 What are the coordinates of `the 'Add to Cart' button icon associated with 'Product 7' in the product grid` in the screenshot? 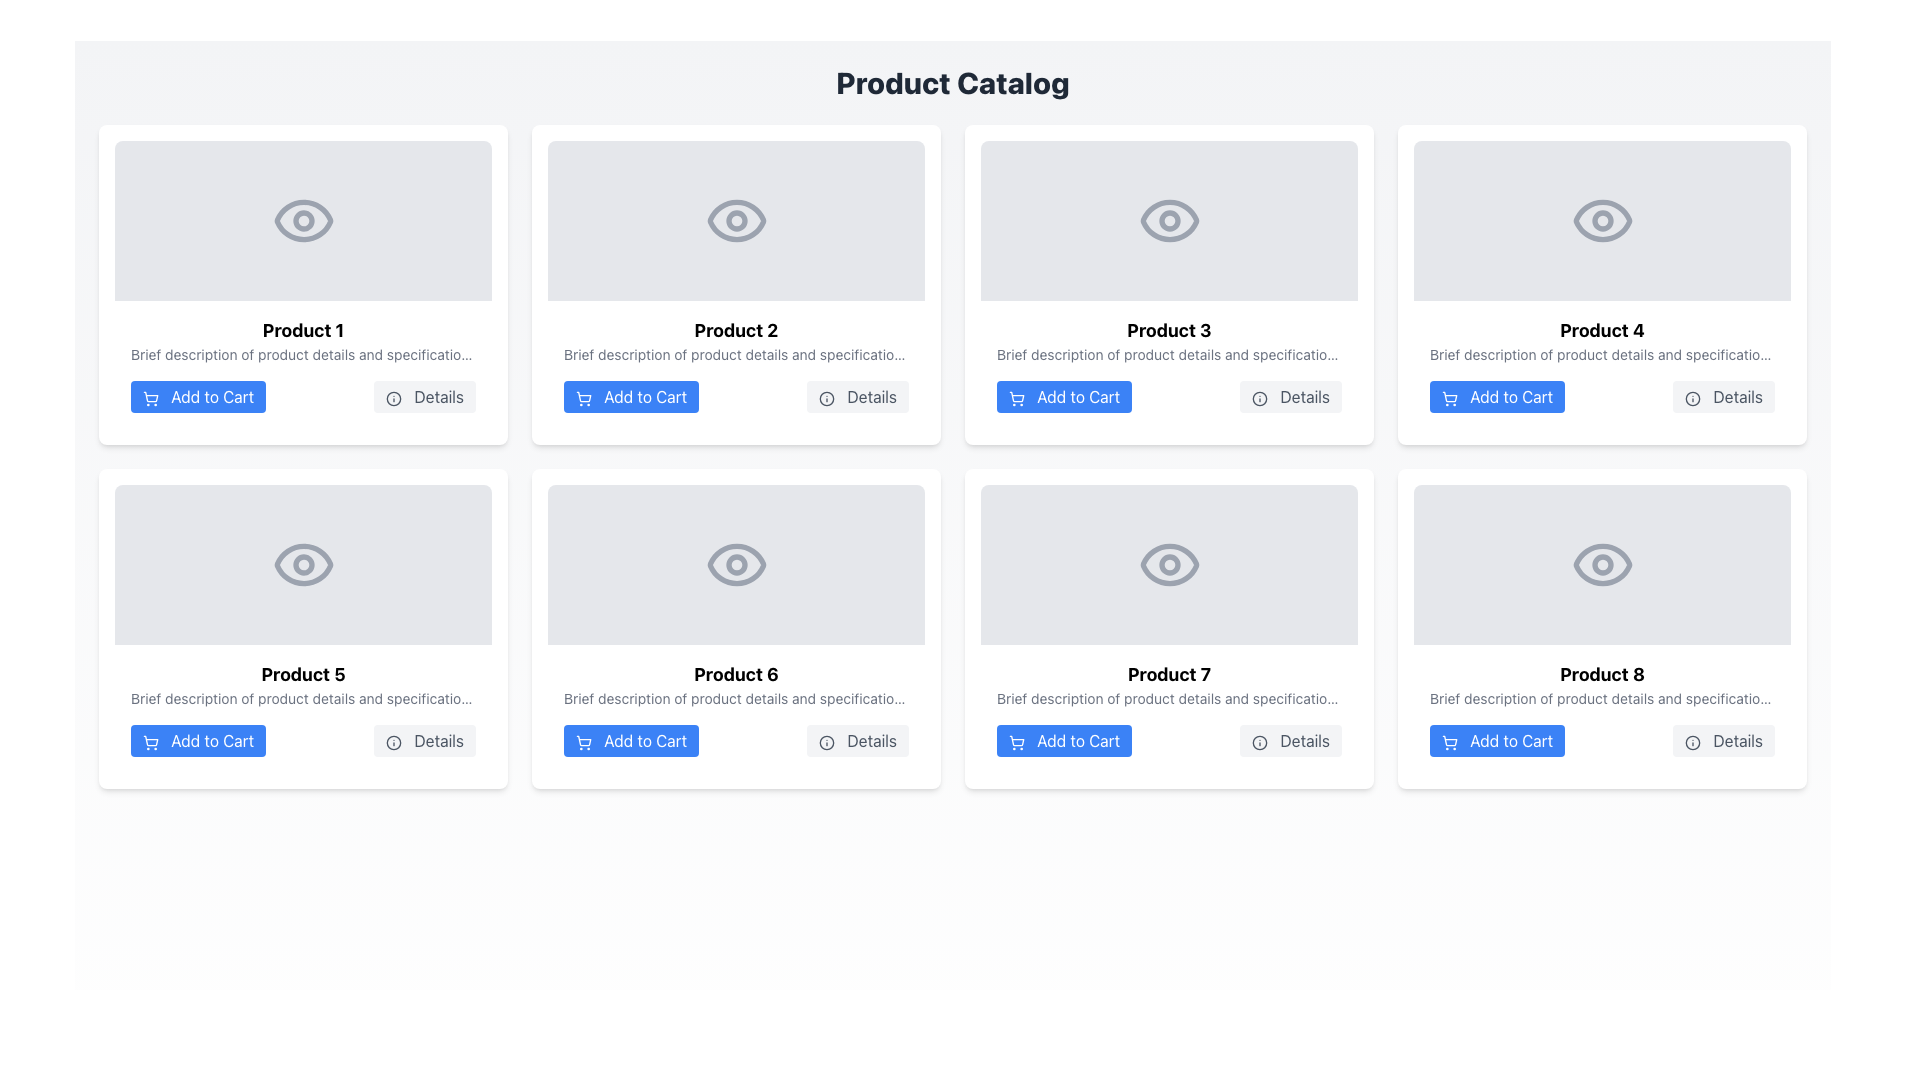 It's located at (1017, 741).